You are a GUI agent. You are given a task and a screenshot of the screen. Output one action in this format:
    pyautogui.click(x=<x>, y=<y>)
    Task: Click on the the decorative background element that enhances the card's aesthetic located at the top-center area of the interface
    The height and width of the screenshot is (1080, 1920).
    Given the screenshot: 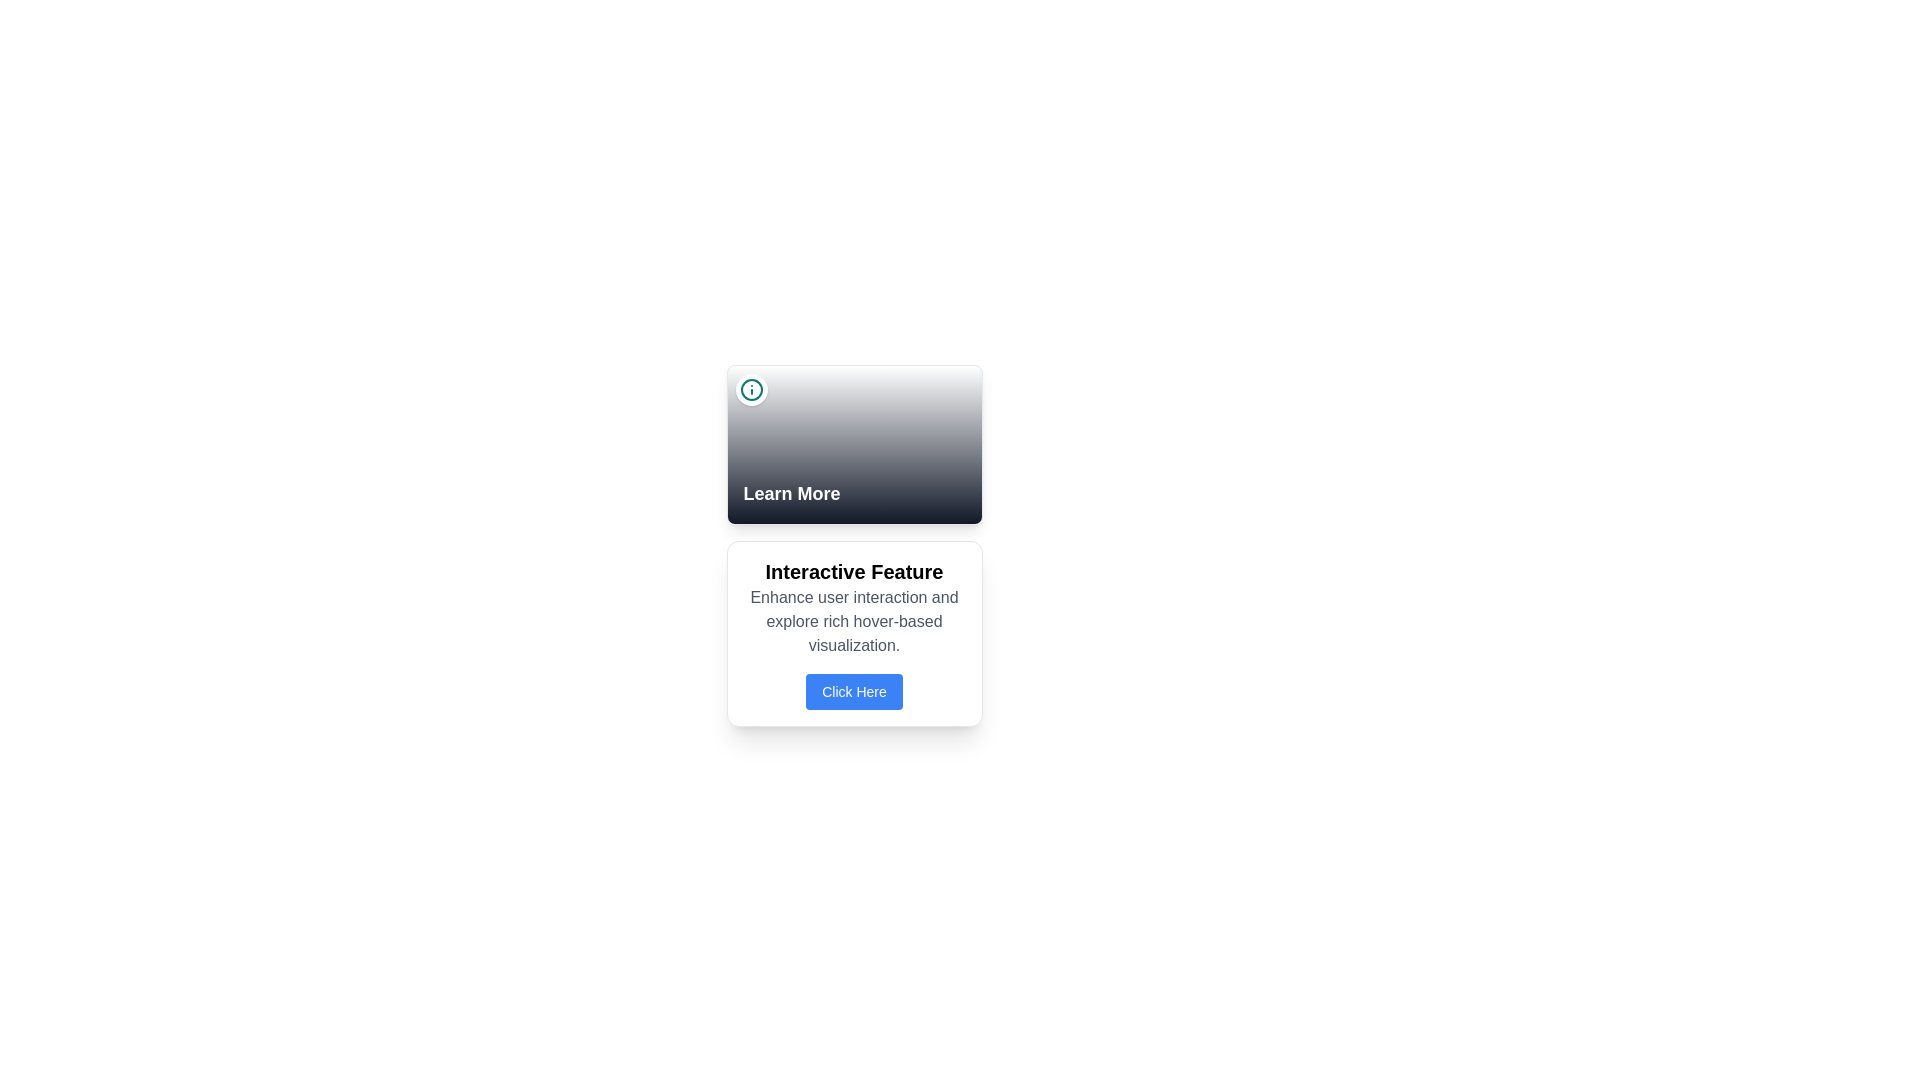 What is the action you would take?
    pyautogui.click(x=854, y=443)
    